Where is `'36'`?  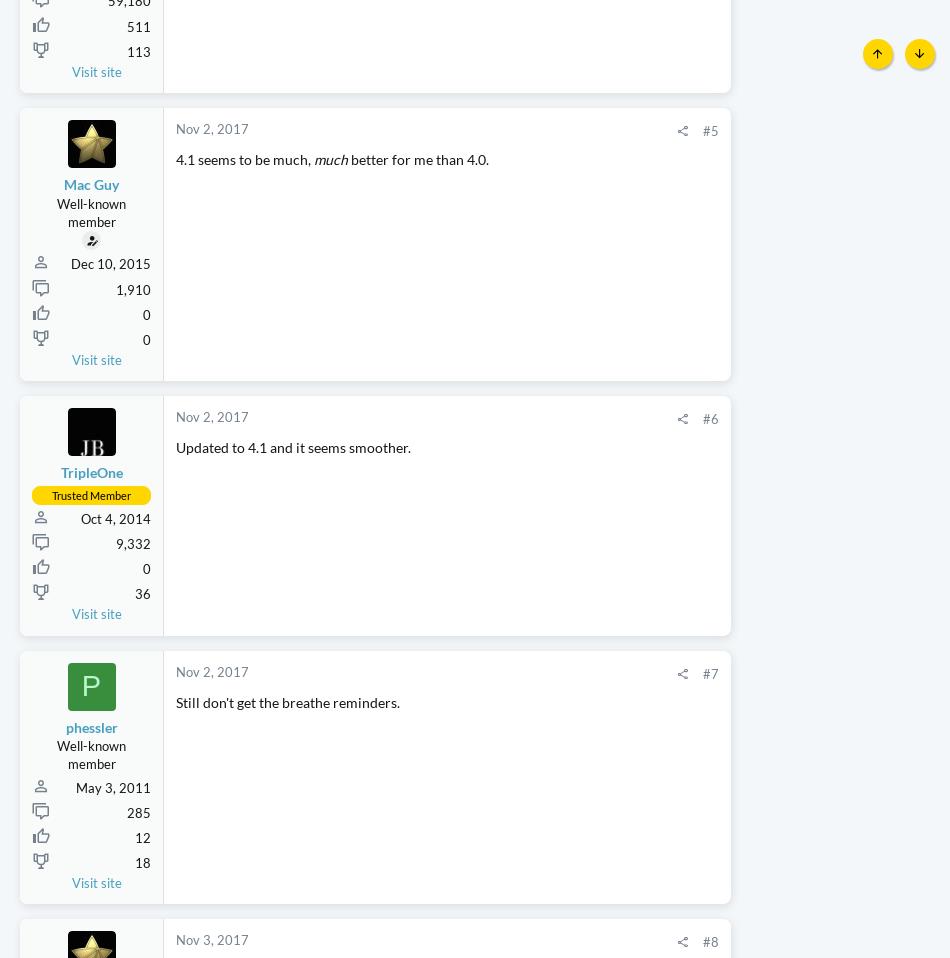 '36' is located at coordinates (142, 651).